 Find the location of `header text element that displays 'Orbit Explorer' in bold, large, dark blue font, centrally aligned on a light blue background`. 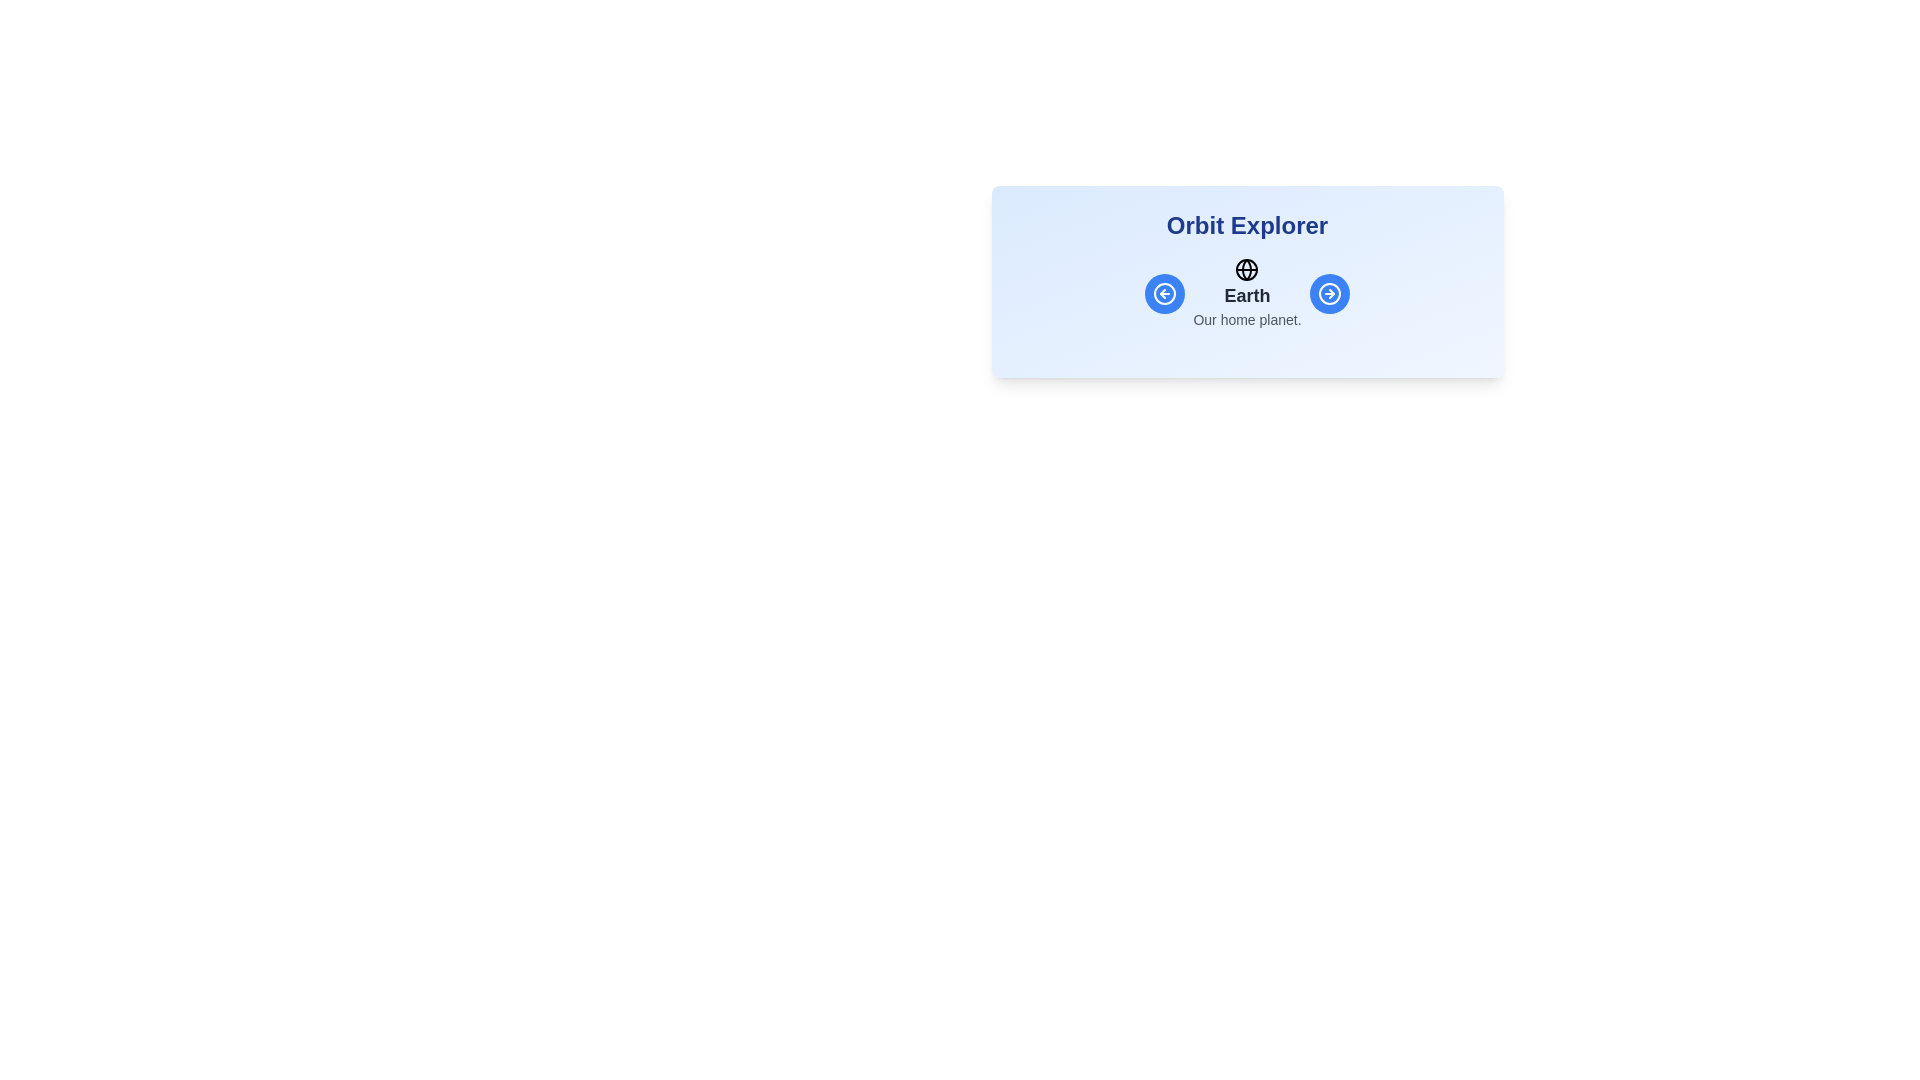

header text element that displays 'Orbit Explorer' in bold, large, dark blue font, centrally aligned on a light blue background is located at coordinates (1246, 225).